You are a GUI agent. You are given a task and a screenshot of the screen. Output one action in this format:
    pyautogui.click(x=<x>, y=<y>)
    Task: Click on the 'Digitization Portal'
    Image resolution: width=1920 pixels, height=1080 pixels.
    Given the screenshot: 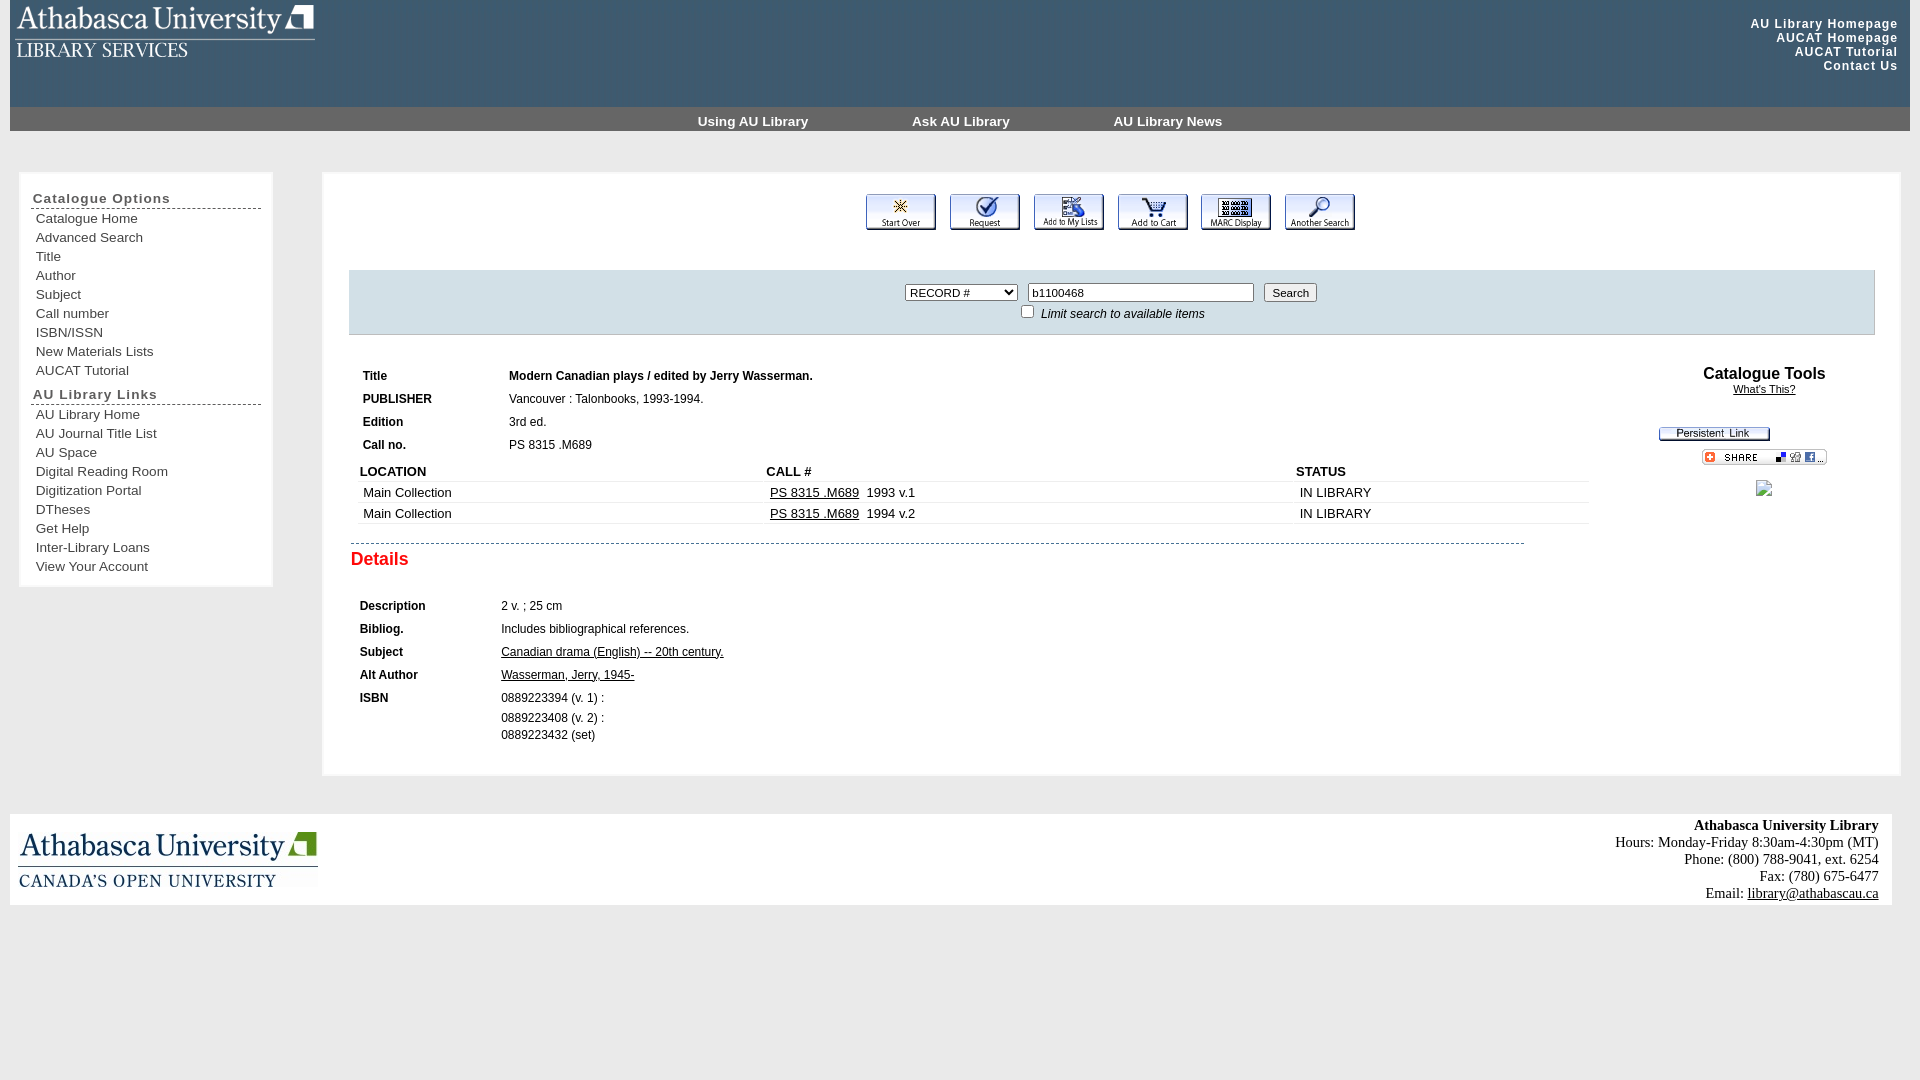 What is the action you would take?
    pyautogui.click(x=35, y=490)
    